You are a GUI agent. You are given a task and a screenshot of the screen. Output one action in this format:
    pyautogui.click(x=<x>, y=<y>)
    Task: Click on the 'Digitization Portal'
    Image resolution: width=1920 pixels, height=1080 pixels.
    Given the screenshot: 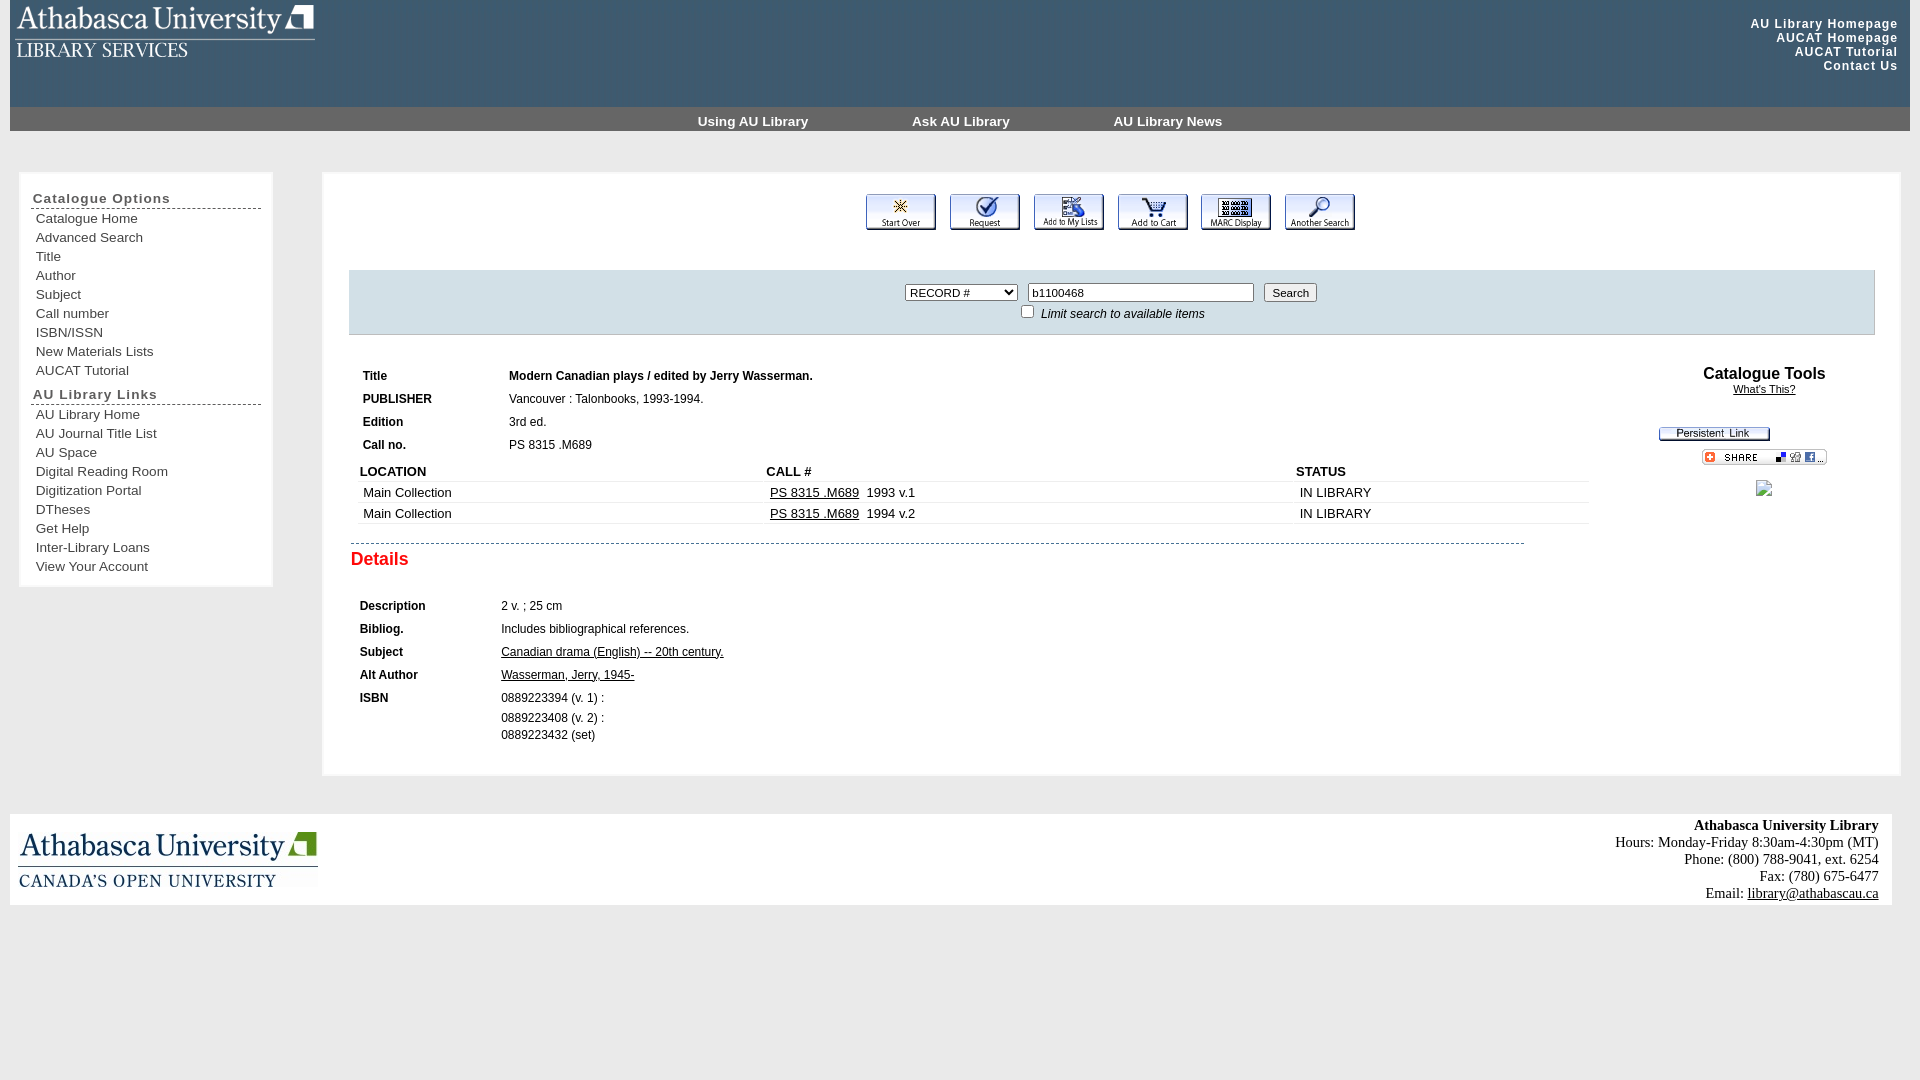 What is the action you would take?
    pyautogui.click(x=35, y=490)
    